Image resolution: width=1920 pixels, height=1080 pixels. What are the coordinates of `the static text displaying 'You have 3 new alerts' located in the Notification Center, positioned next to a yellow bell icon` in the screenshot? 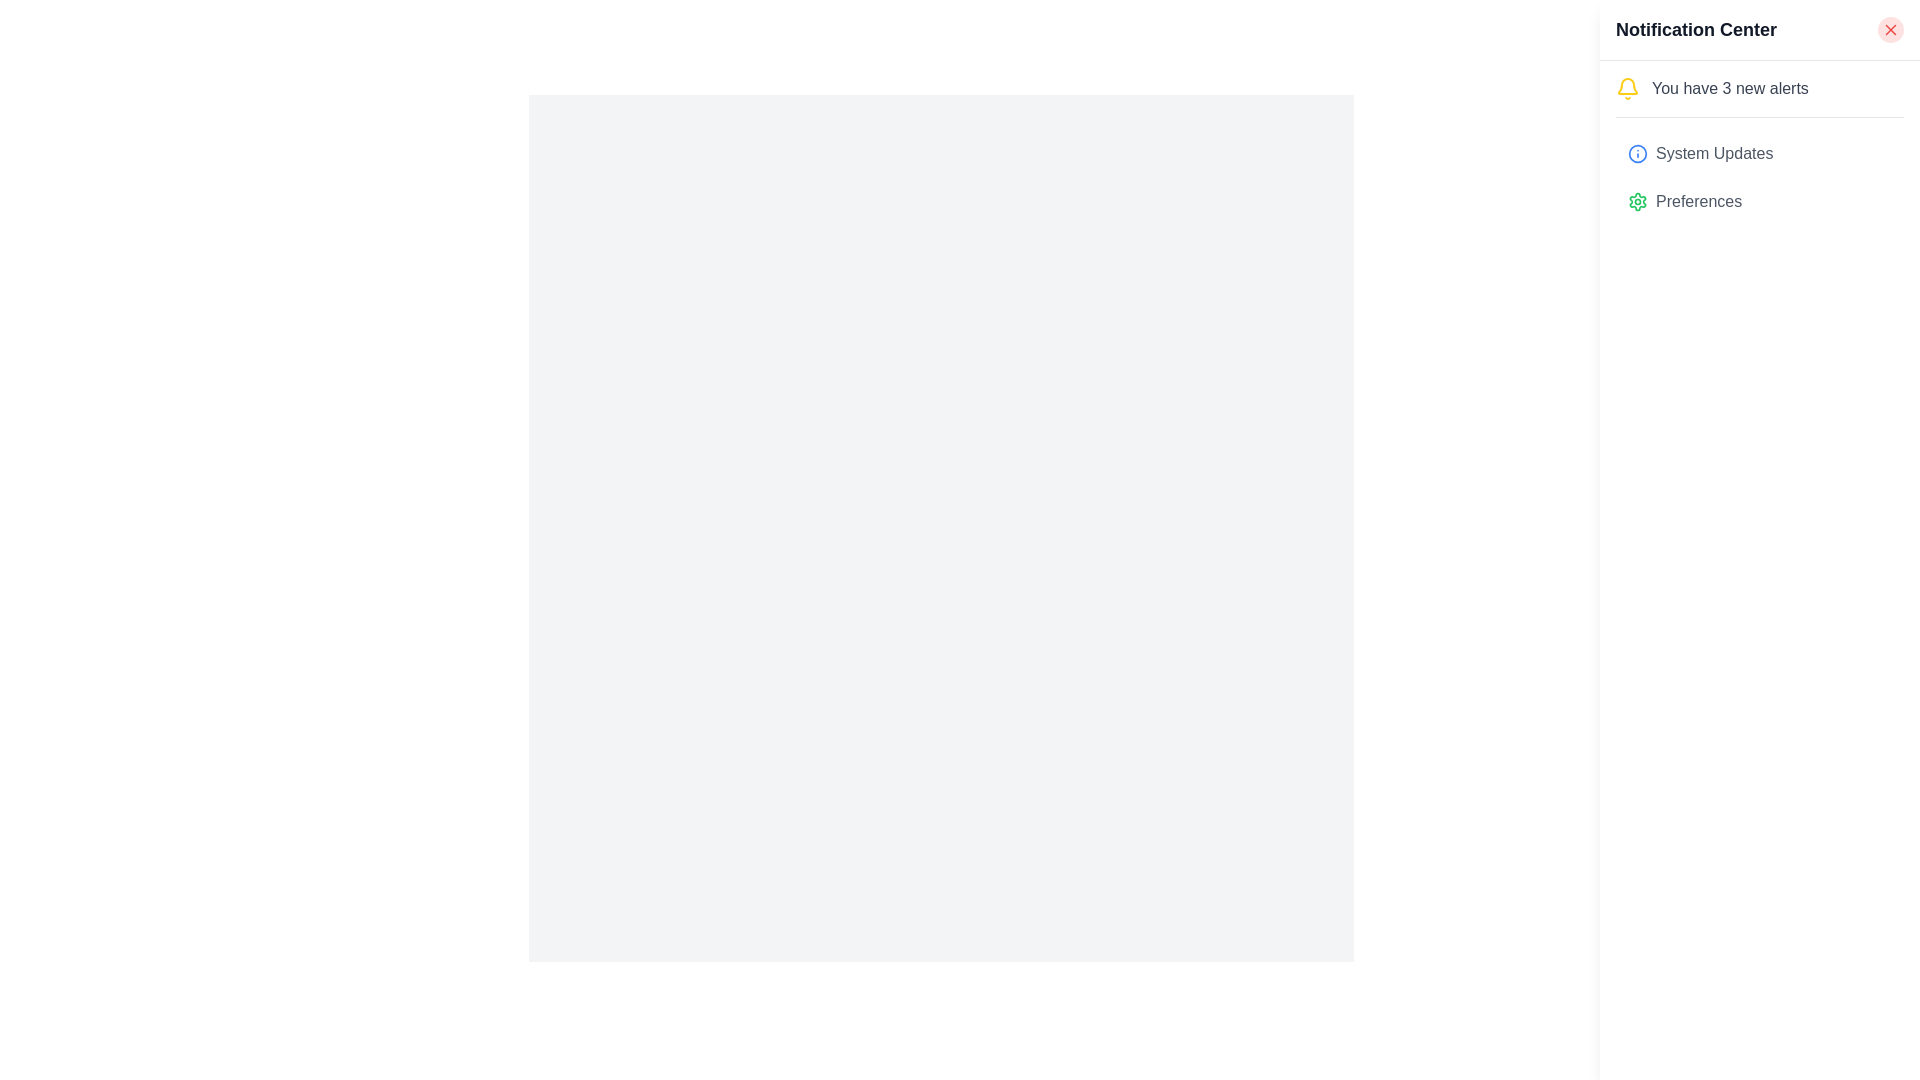 It's located at (1729, 87).